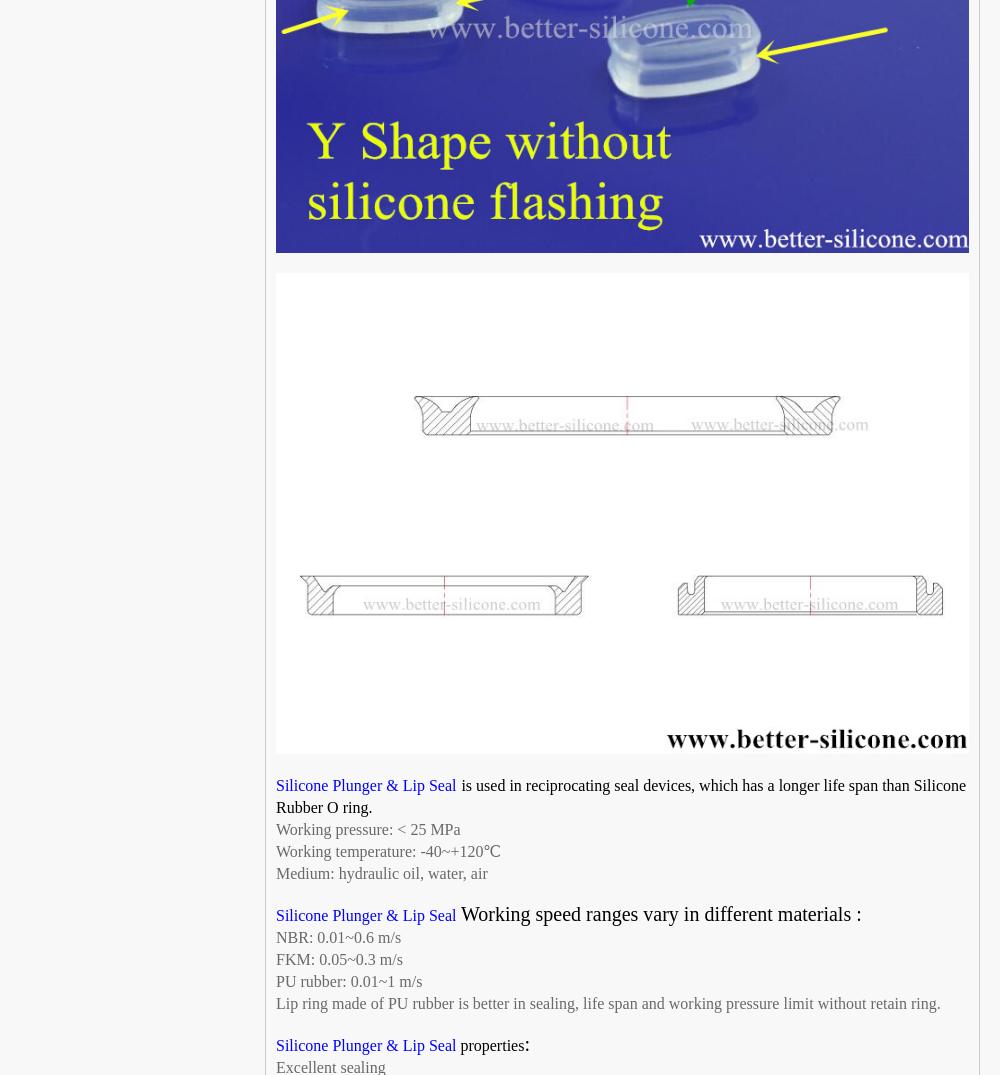 The height and width of the screenshot is (1075, 1000). I want to click on 'PU rubber: 0.01~1 m/s', so click(348, 981).